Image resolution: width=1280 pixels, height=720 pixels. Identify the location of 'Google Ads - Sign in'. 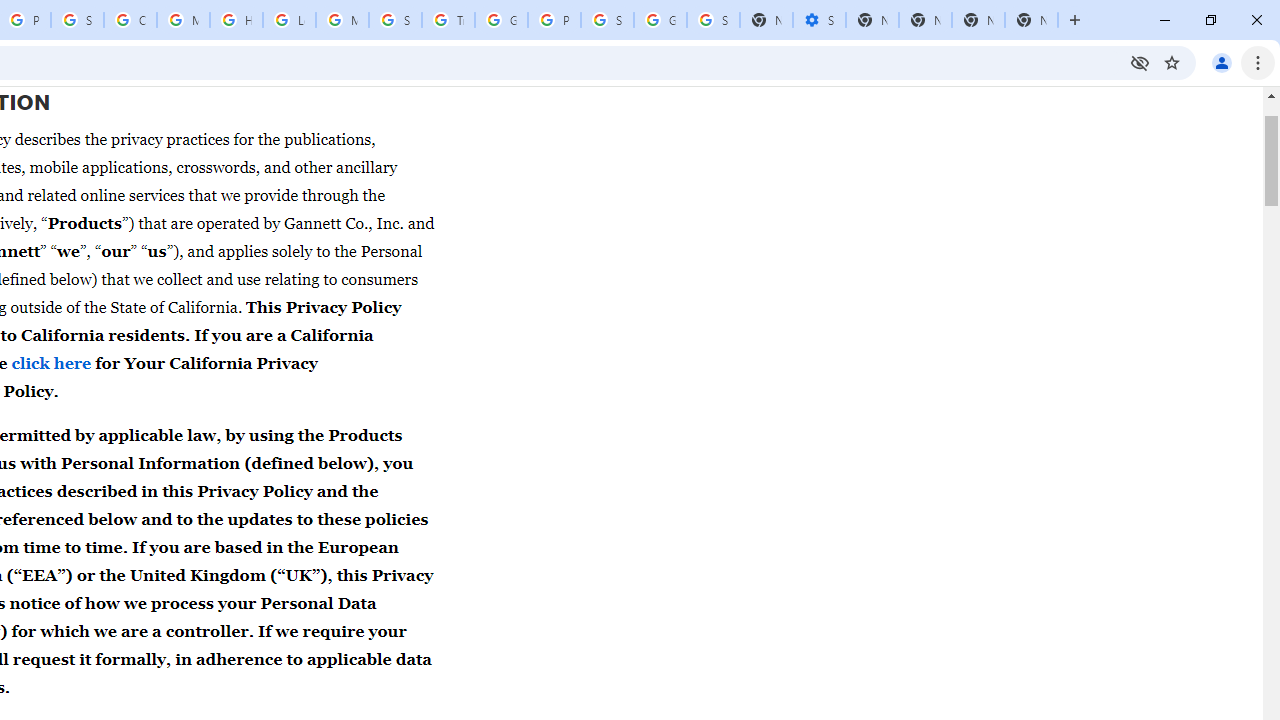
(501, 20).